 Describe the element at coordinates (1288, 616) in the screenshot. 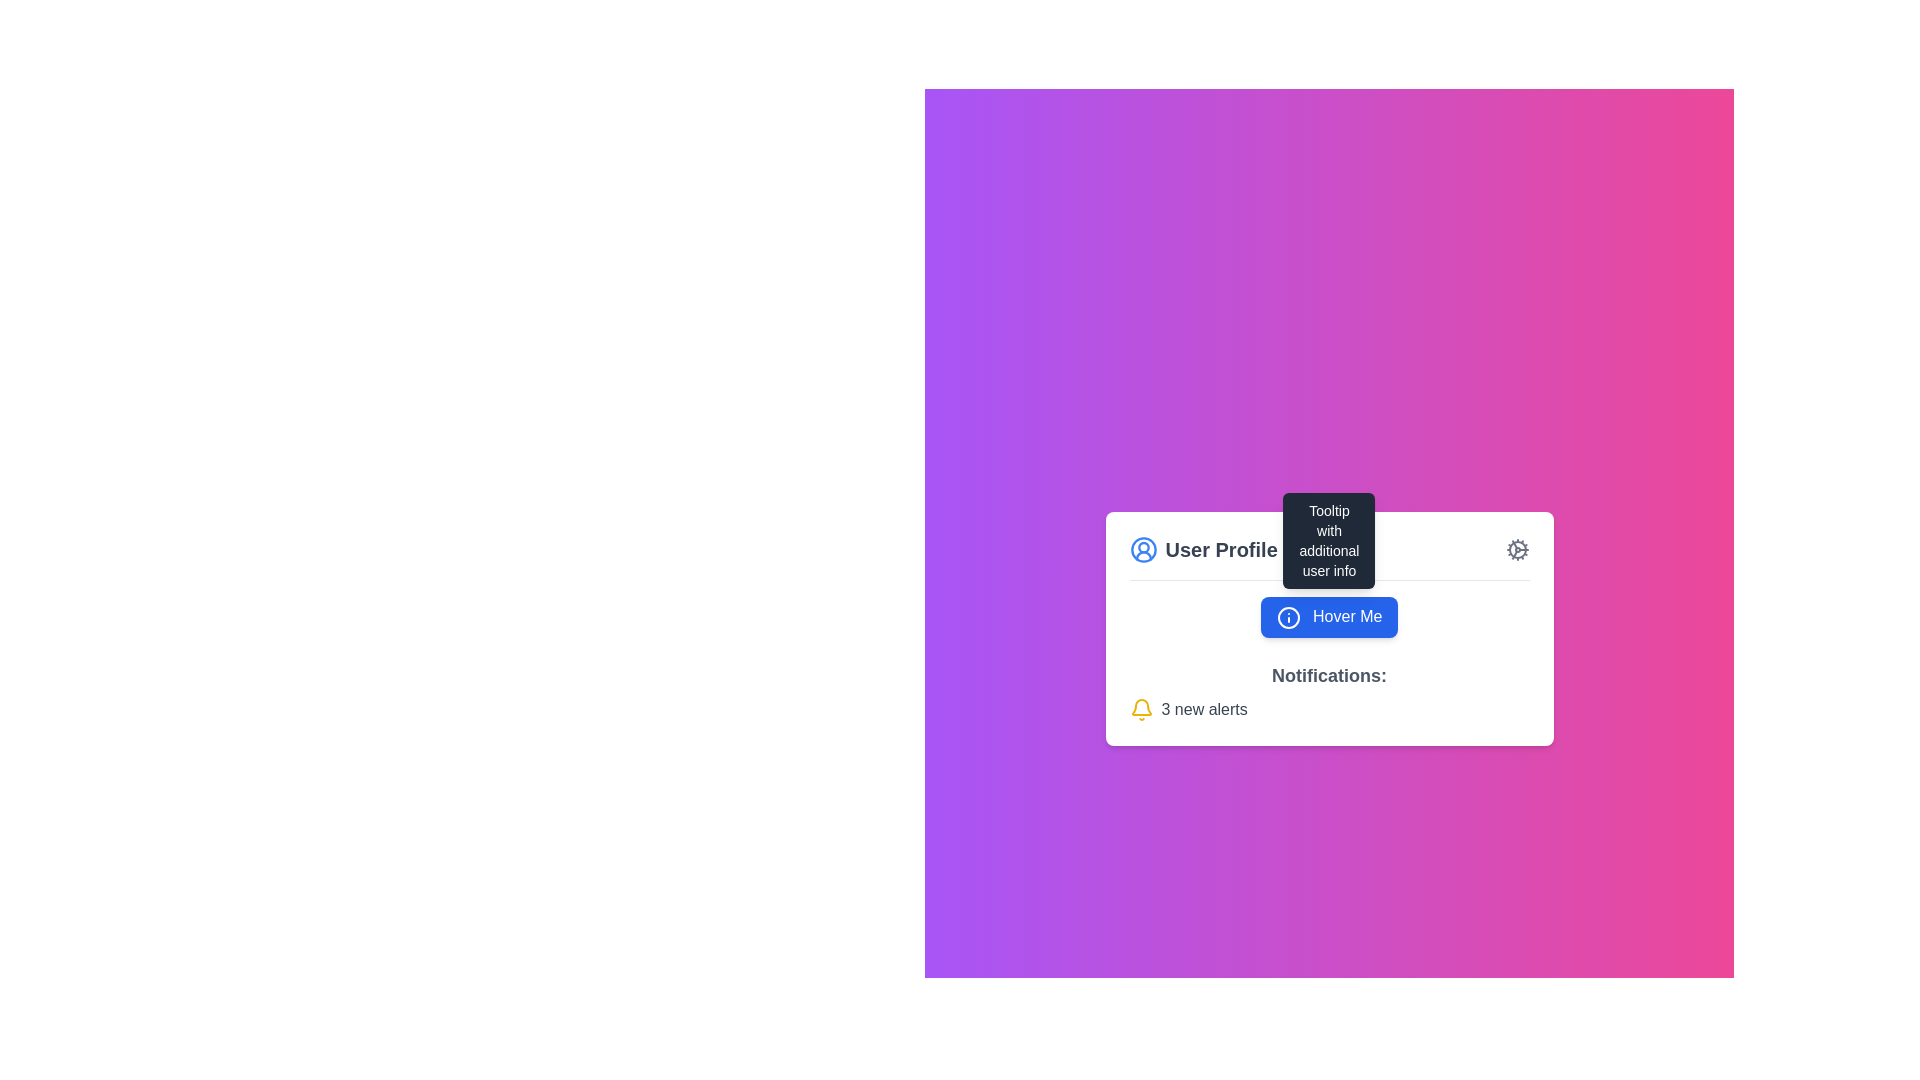

I see `the Icon located at the leftmost side of the text inside the 'Hover Me' button, which visually indicates additional information or guidance` at that location.